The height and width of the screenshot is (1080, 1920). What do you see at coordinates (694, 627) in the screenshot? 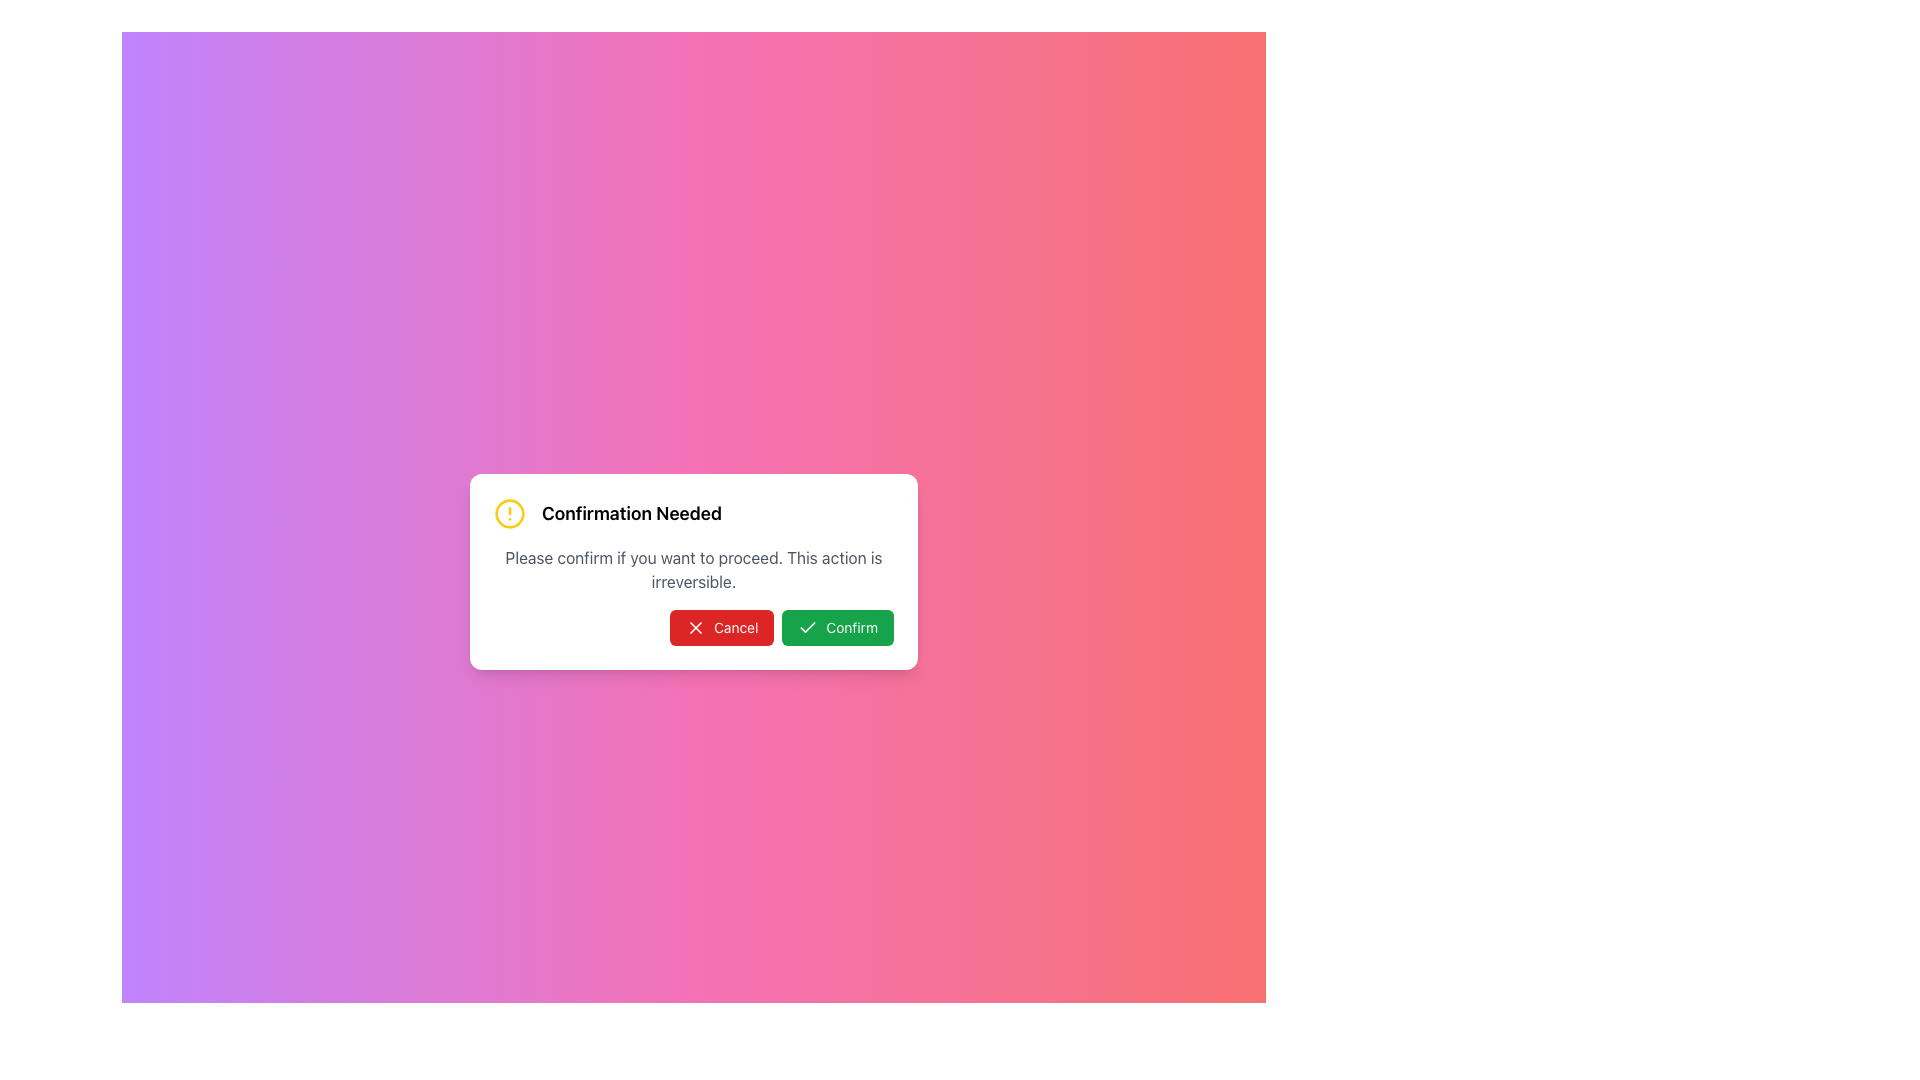
I see `the Button Group containing 'Cancel' and 'Confirm' buttons` at bounding box center [694, 627].